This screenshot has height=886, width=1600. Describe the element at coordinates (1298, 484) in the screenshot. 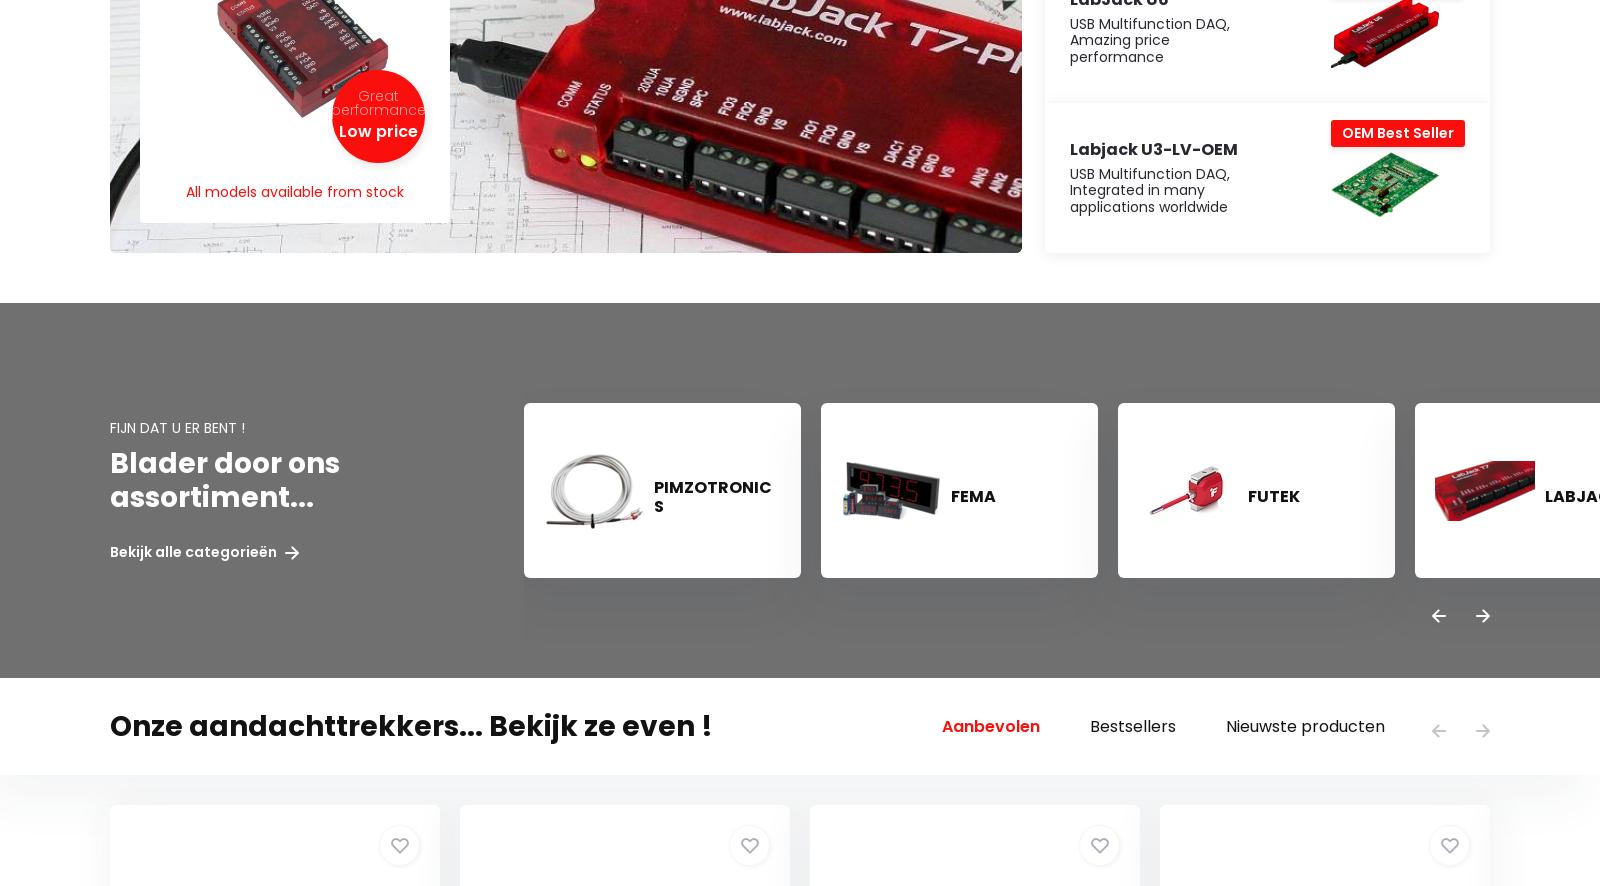

I see `'The Netherlands'` at that location.